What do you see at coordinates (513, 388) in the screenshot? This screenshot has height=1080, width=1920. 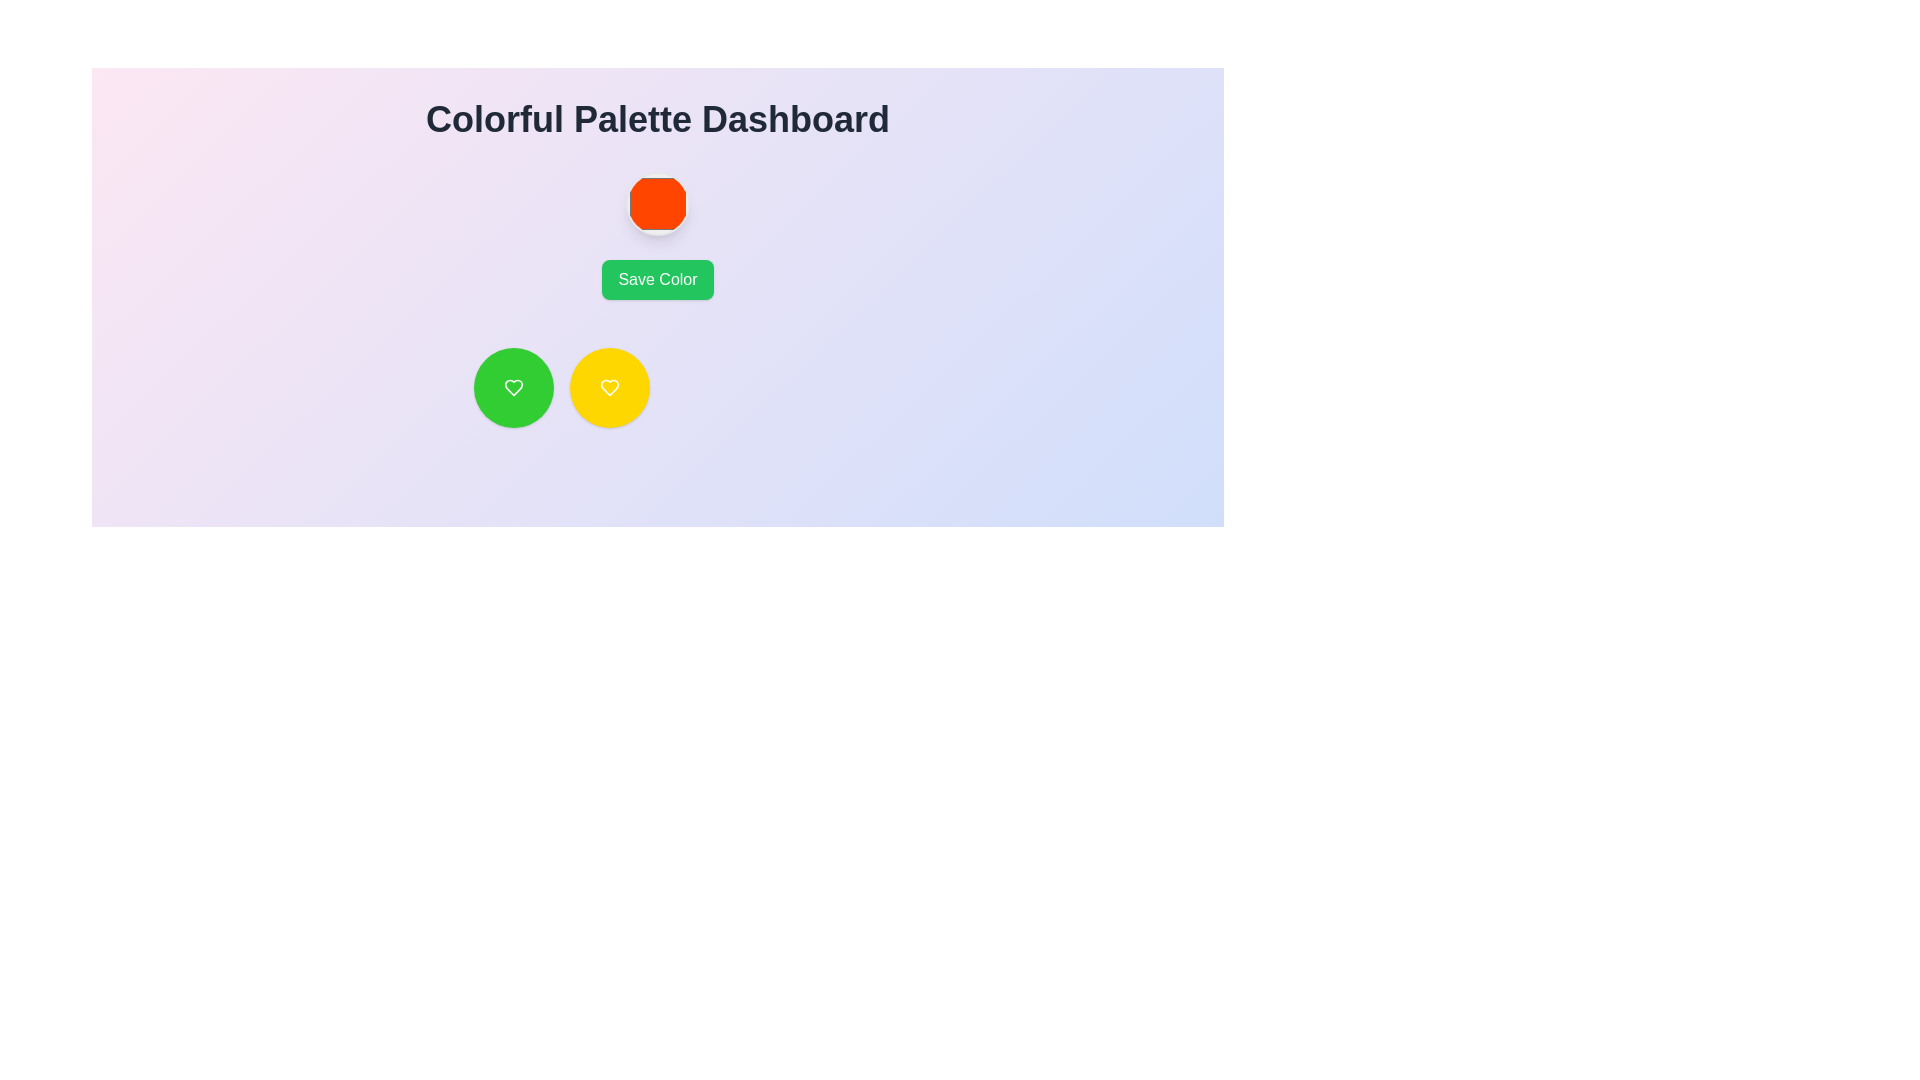 I see `the heart-shaped icon embedded within the green circular button located prominently in the lower left quadrant below the 'Save Color' button` at bounding box center [513, 388].